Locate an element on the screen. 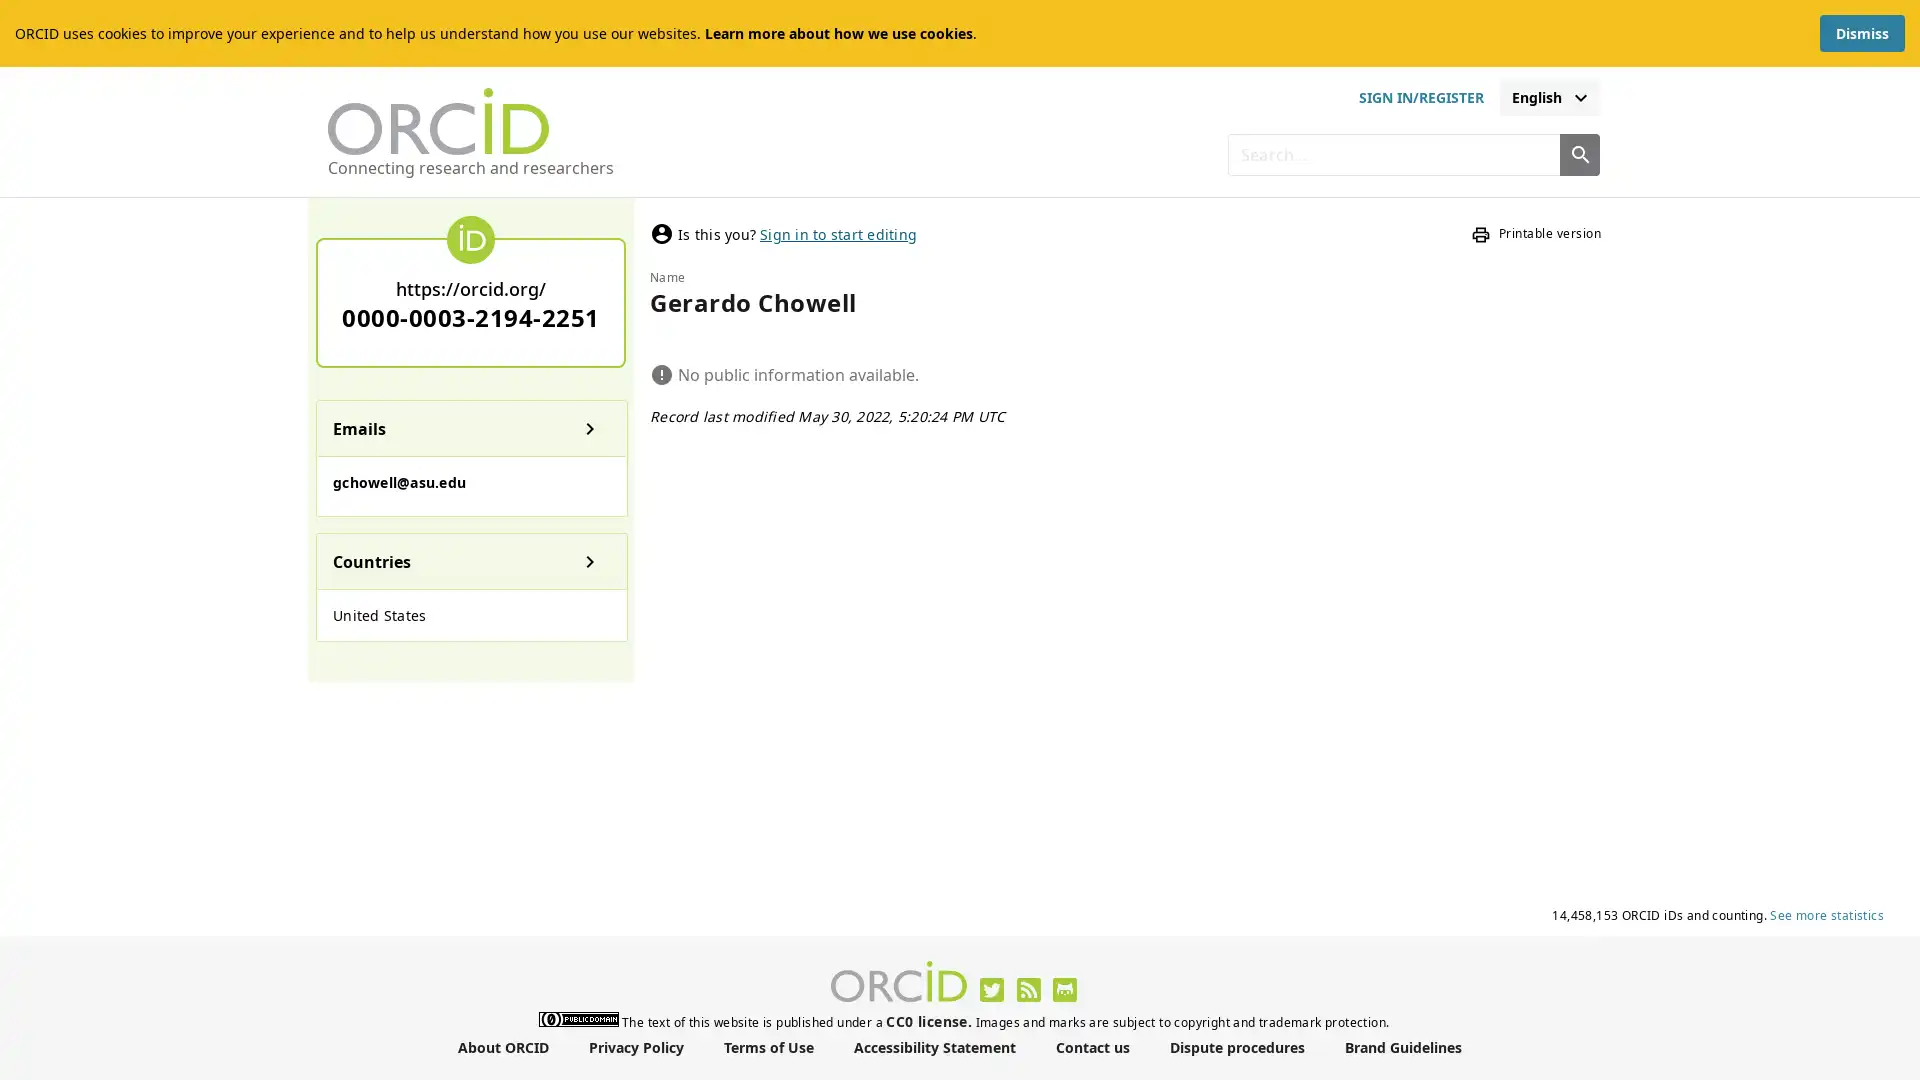 This screenshot has width=1920, height=1080. Printable version is located at coordinates (1535, 233).